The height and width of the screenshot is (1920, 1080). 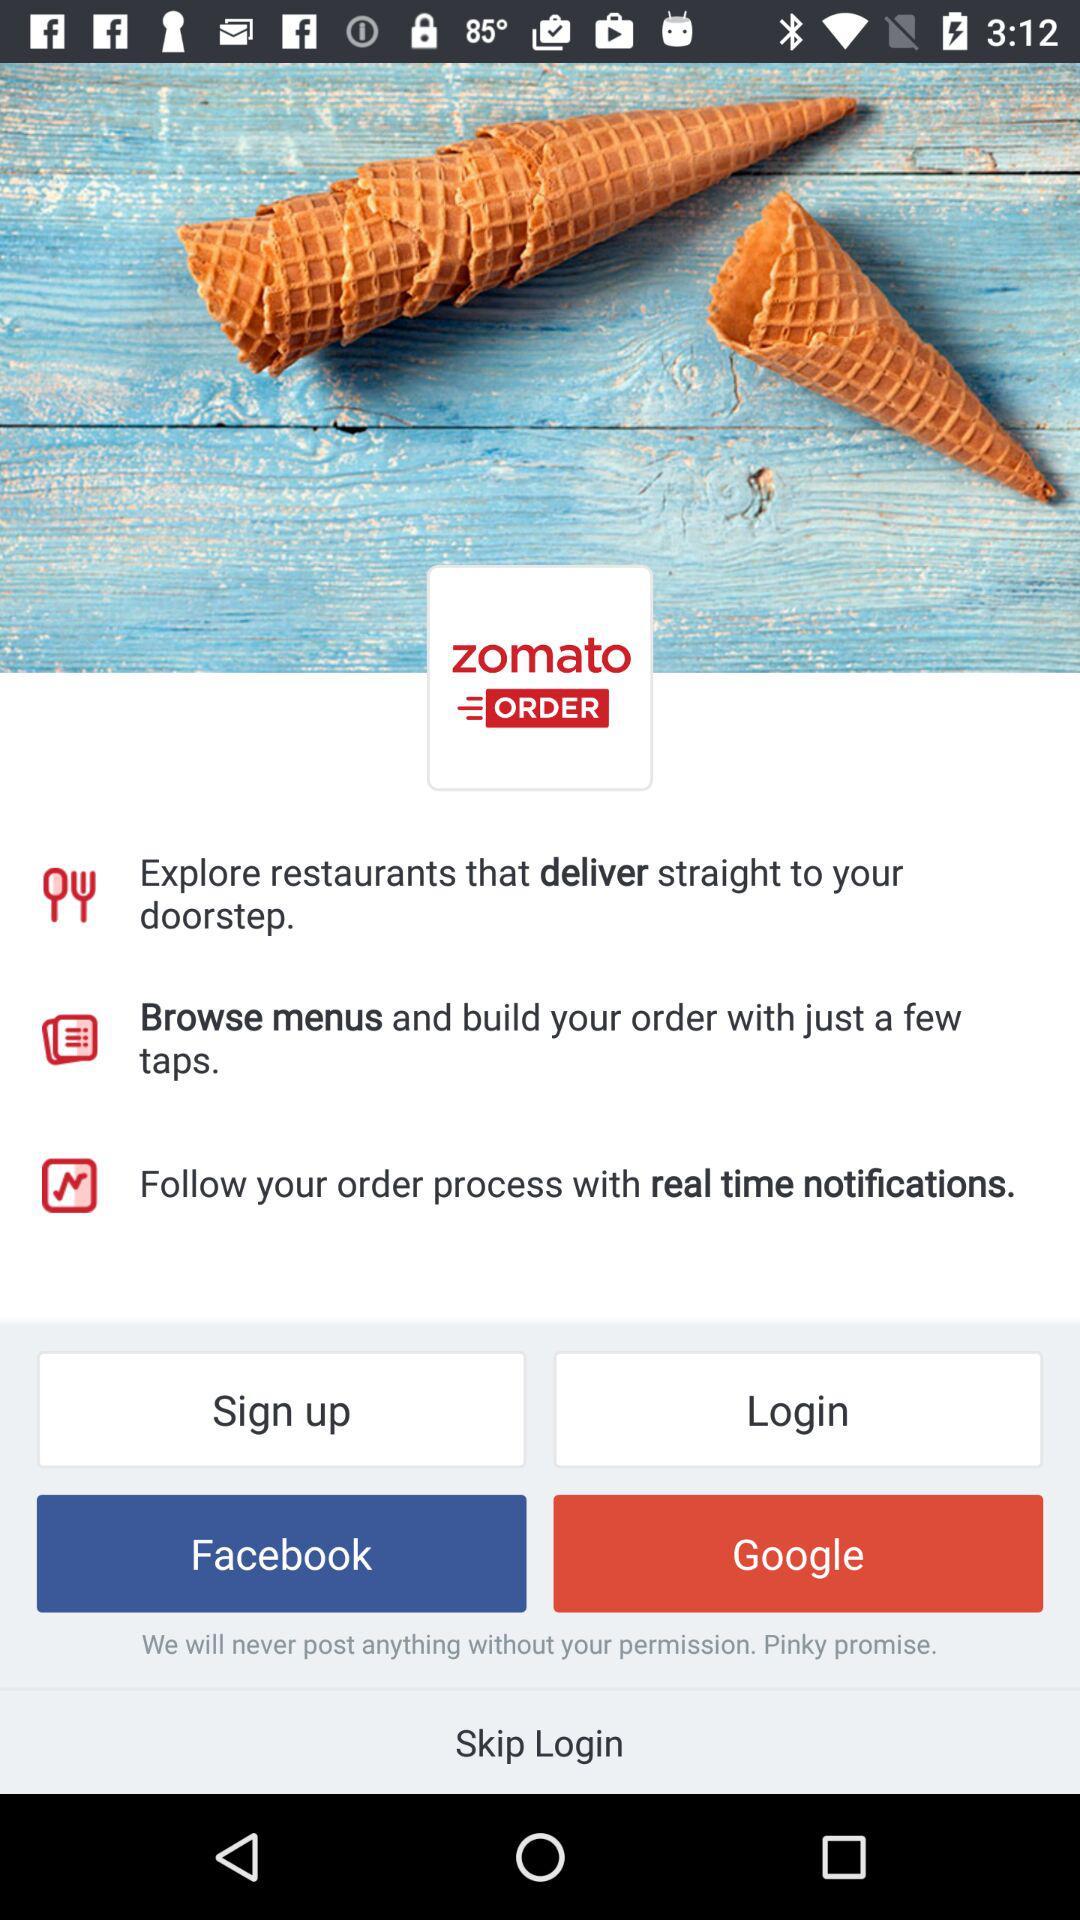 What do you see at coordinates (281, 1552) in the screenshot?
I see `the item next to google icon` at bounding box center [281, 1552].